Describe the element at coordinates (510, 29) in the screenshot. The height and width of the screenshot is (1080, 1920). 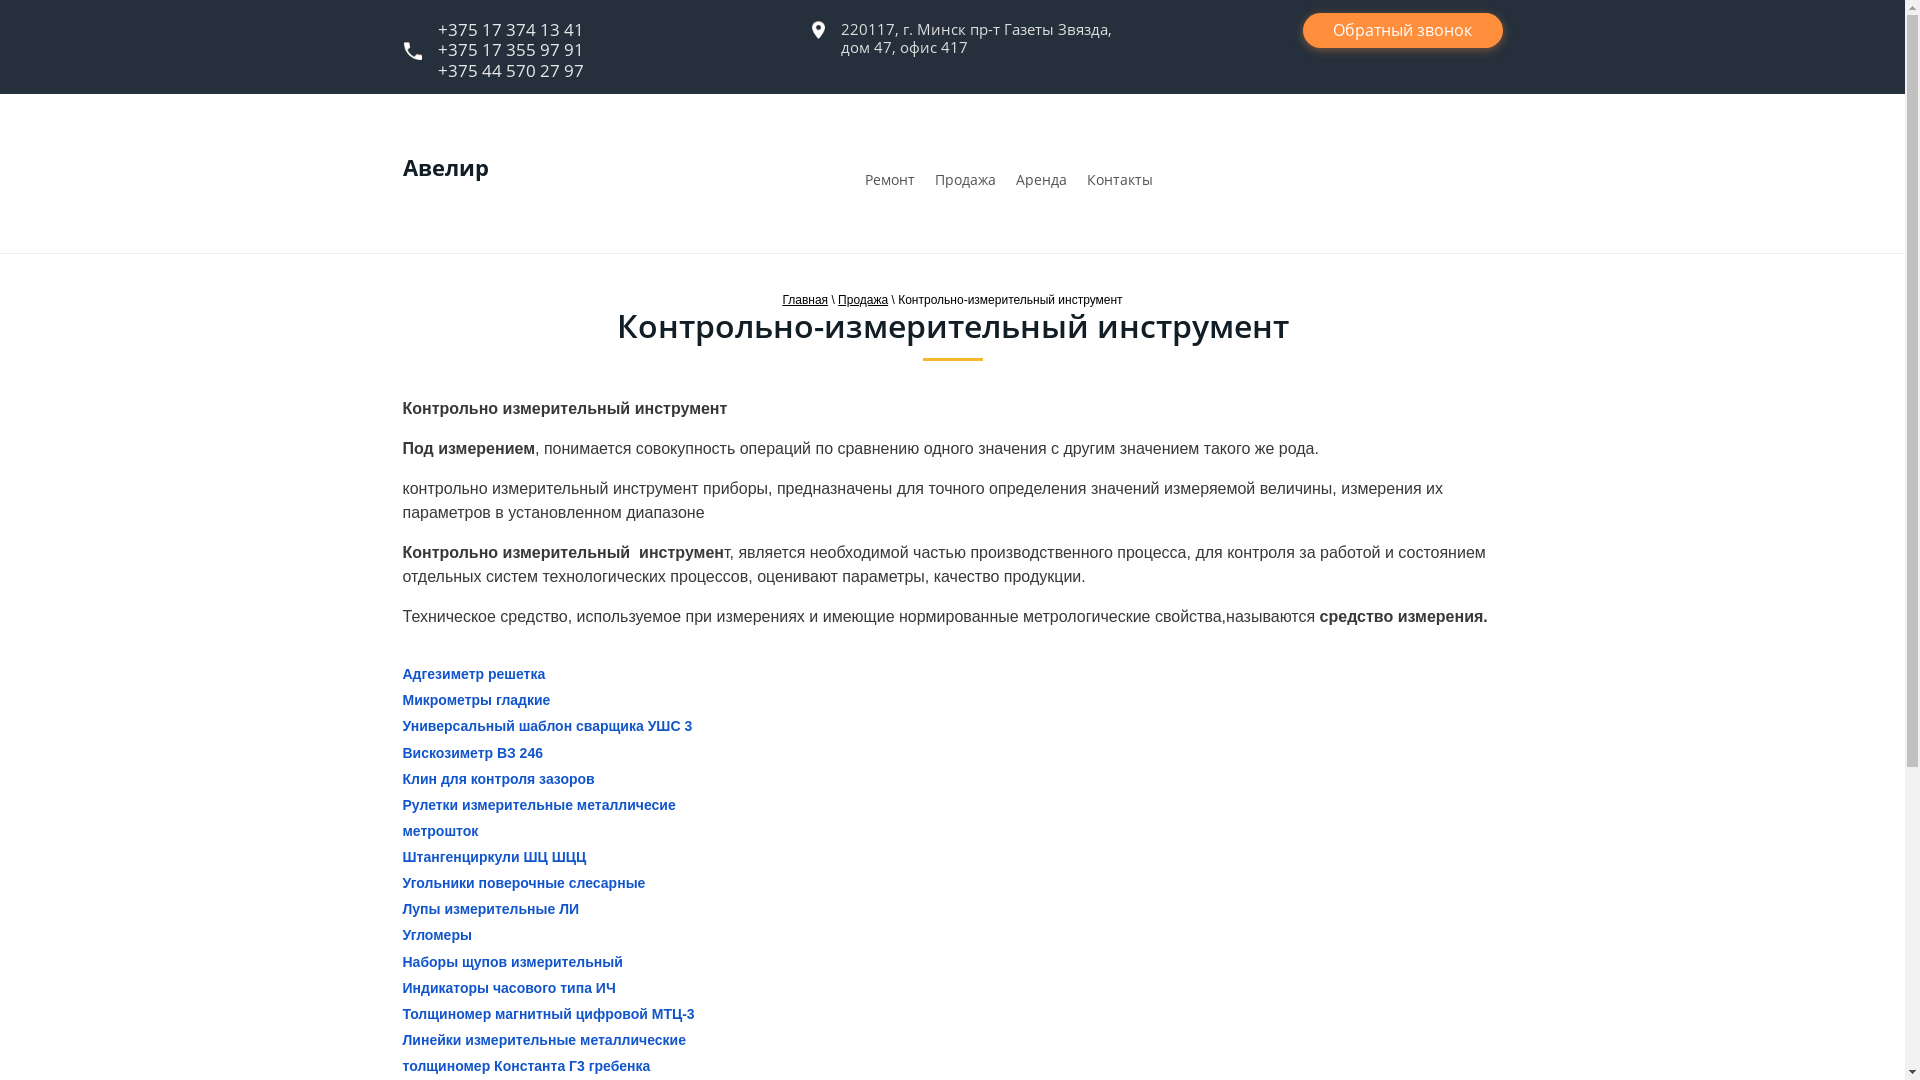
I see `'+375 17 374 13 41'` at that location.